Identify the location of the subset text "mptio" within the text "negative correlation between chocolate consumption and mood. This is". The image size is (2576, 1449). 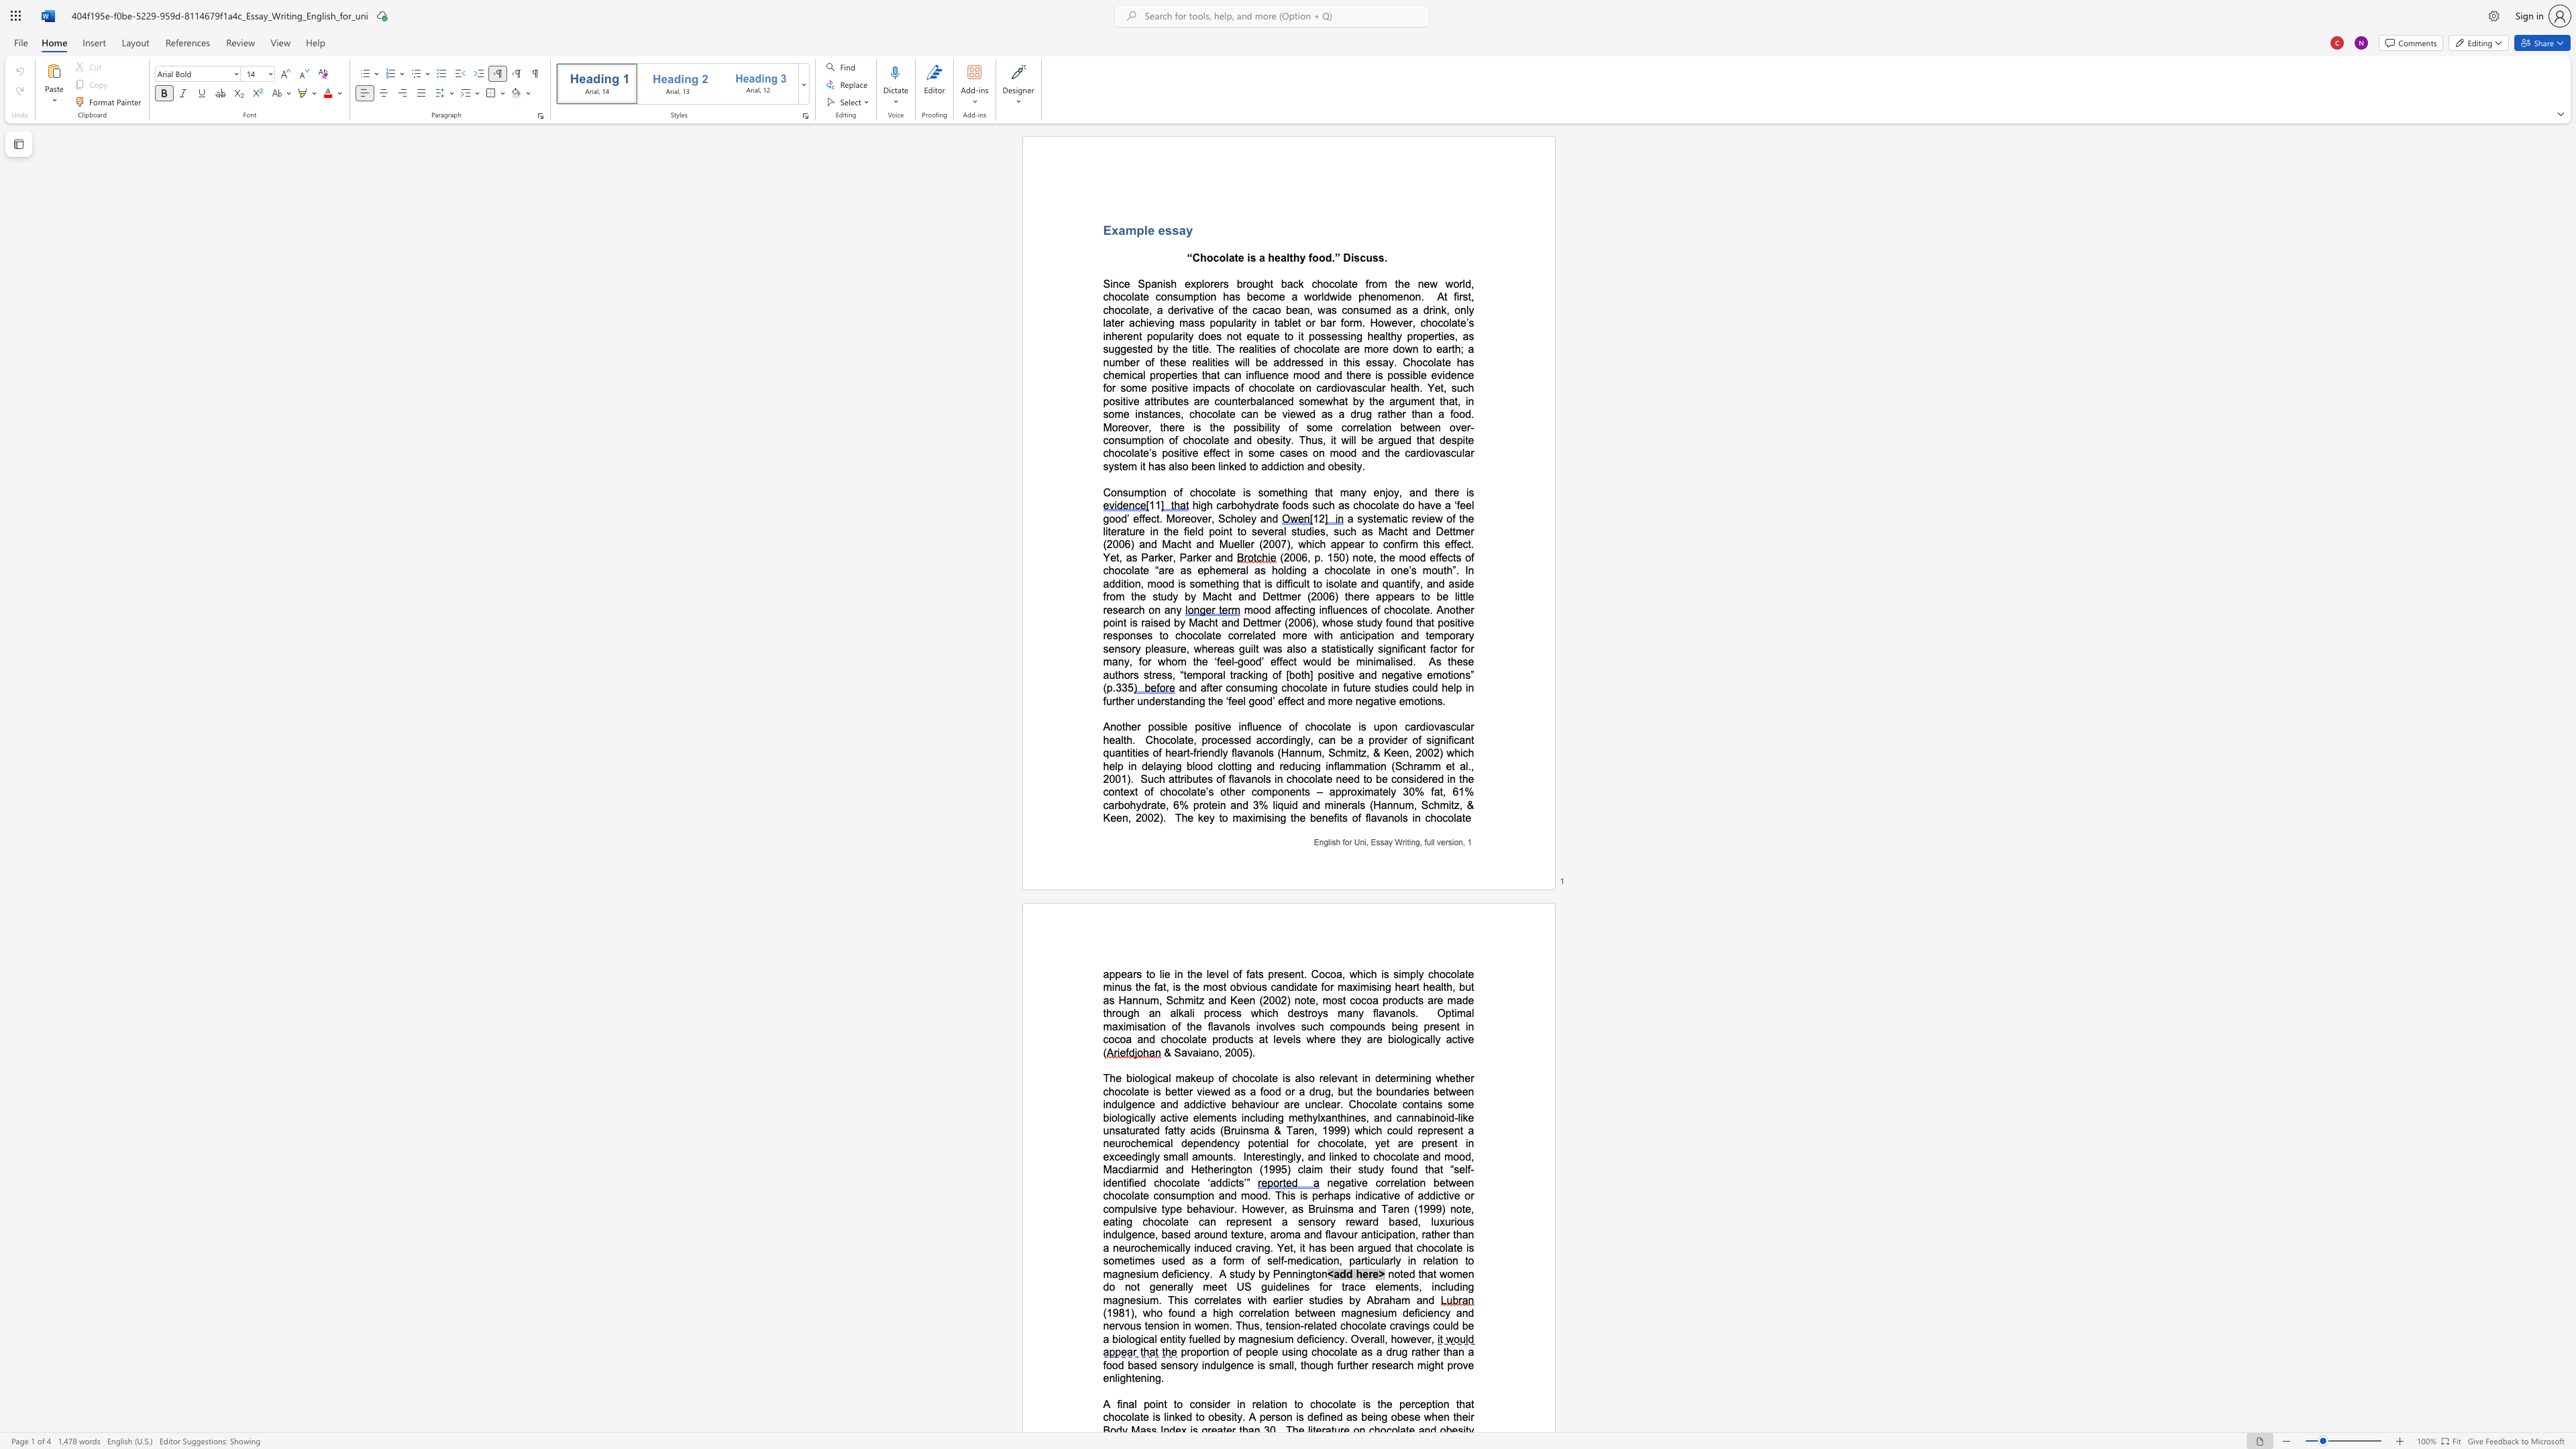
(1181, 1194).